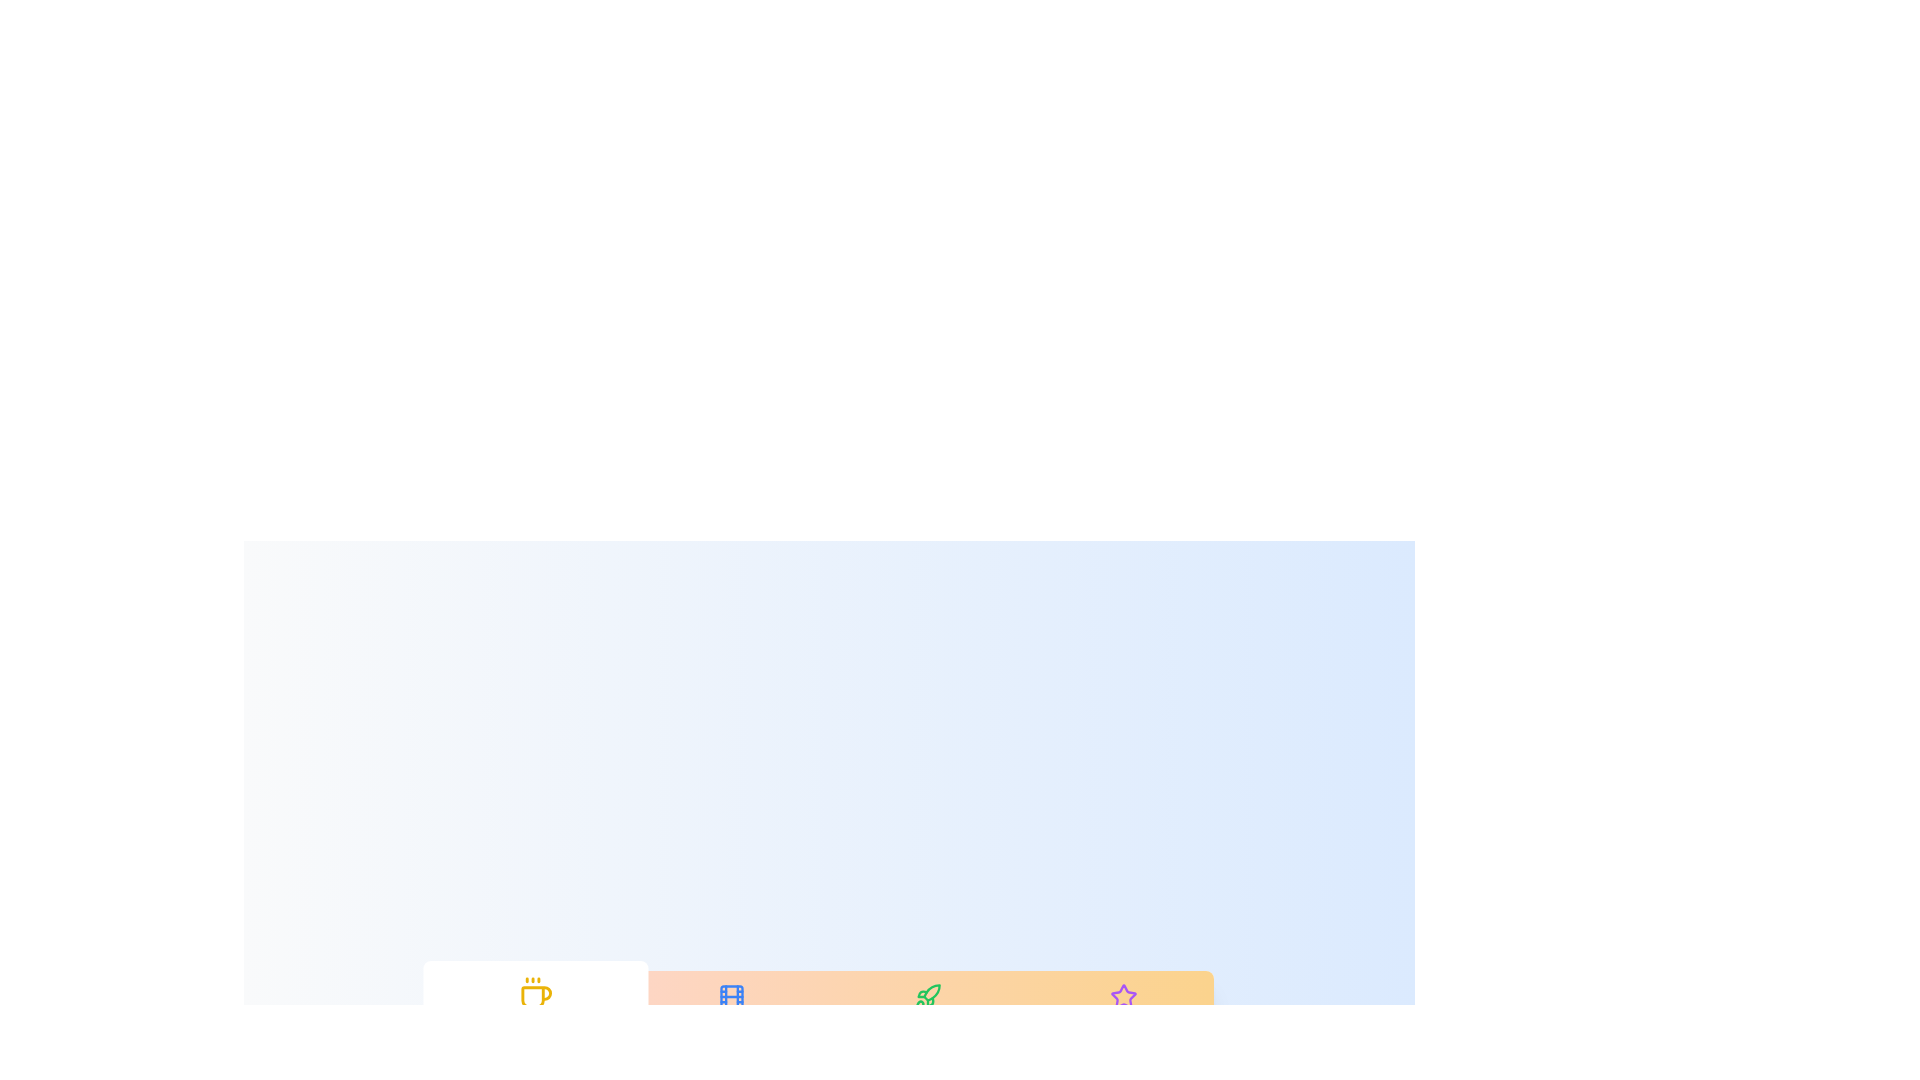 The image size is (1920, 1080). I want to click on the tab labeled Movies to observe hover effects, so click(730, 1010).